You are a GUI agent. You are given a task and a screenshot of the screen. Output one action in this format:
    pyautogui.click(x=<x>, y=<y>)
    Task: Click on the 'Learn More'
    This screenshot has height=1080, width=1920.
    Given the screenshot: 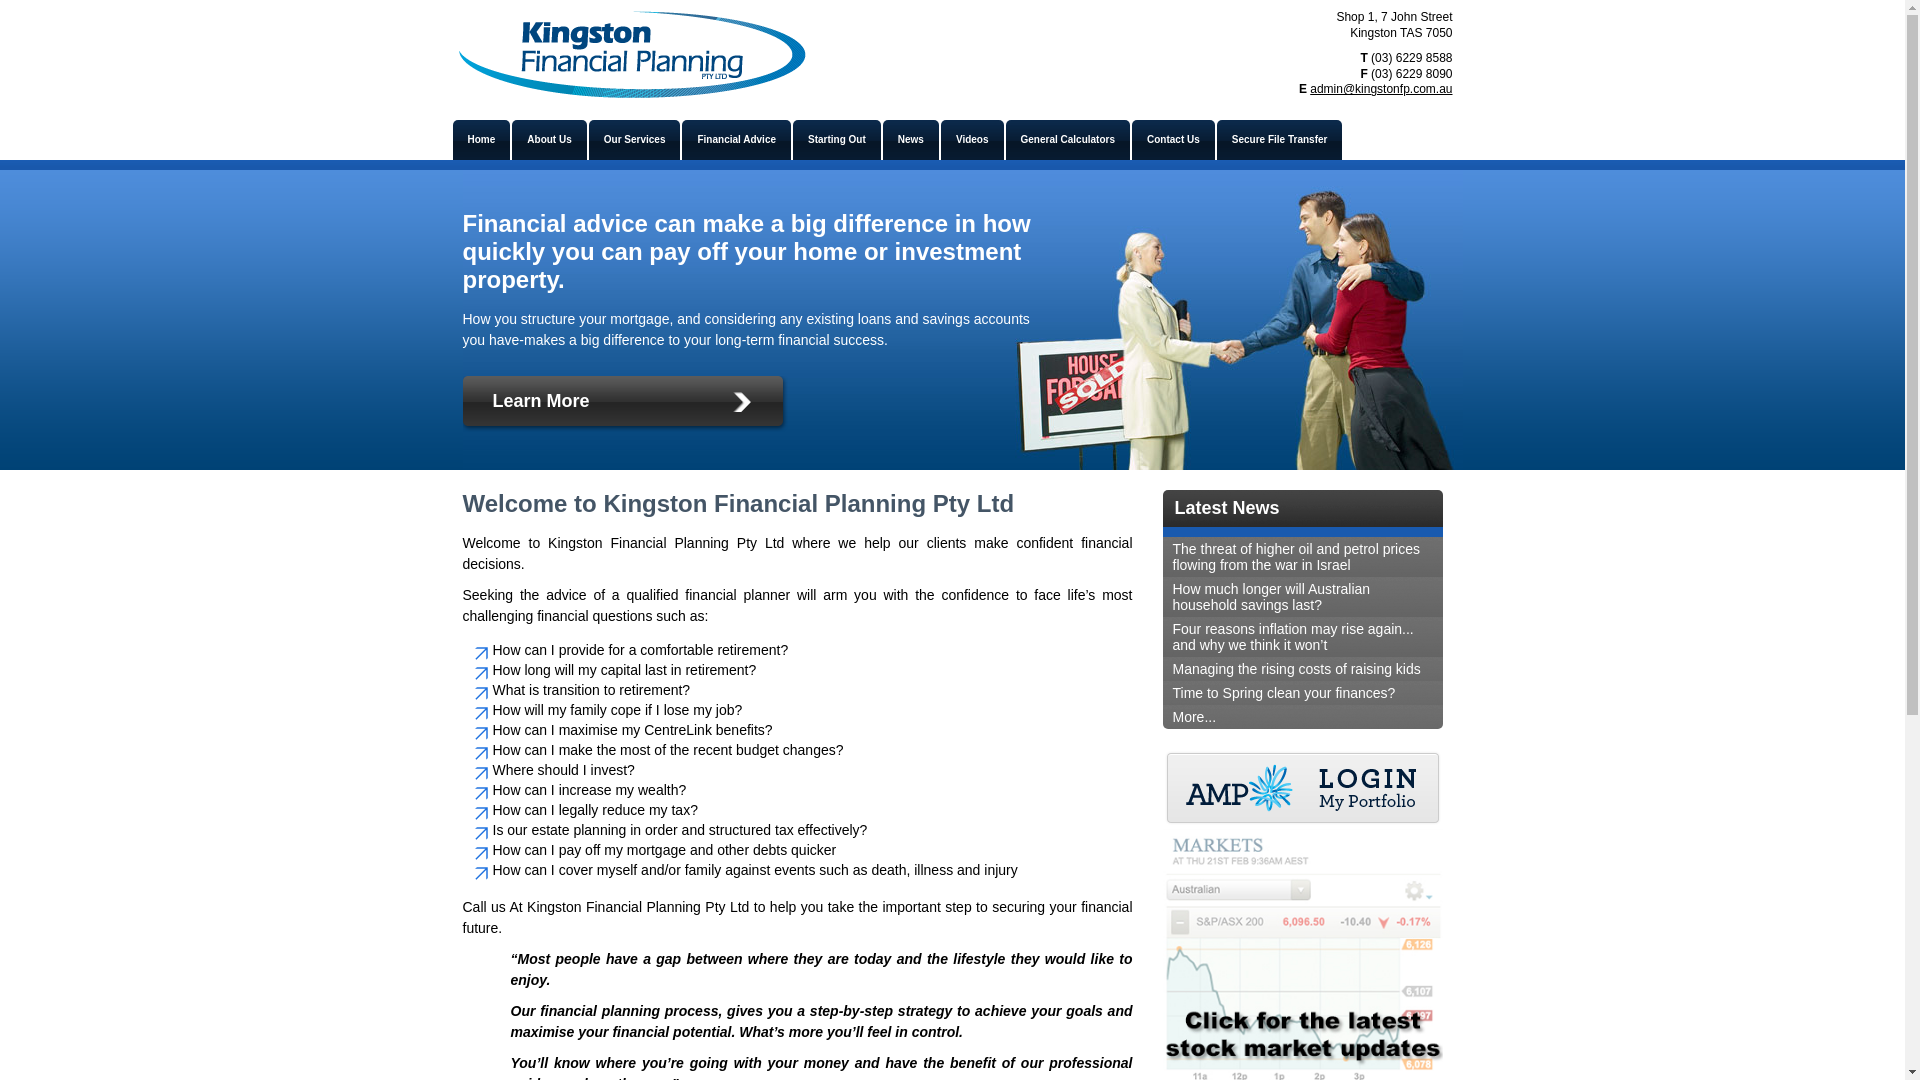 What is the action you would take?
    pyautogui.click(x=626, y=405)
    